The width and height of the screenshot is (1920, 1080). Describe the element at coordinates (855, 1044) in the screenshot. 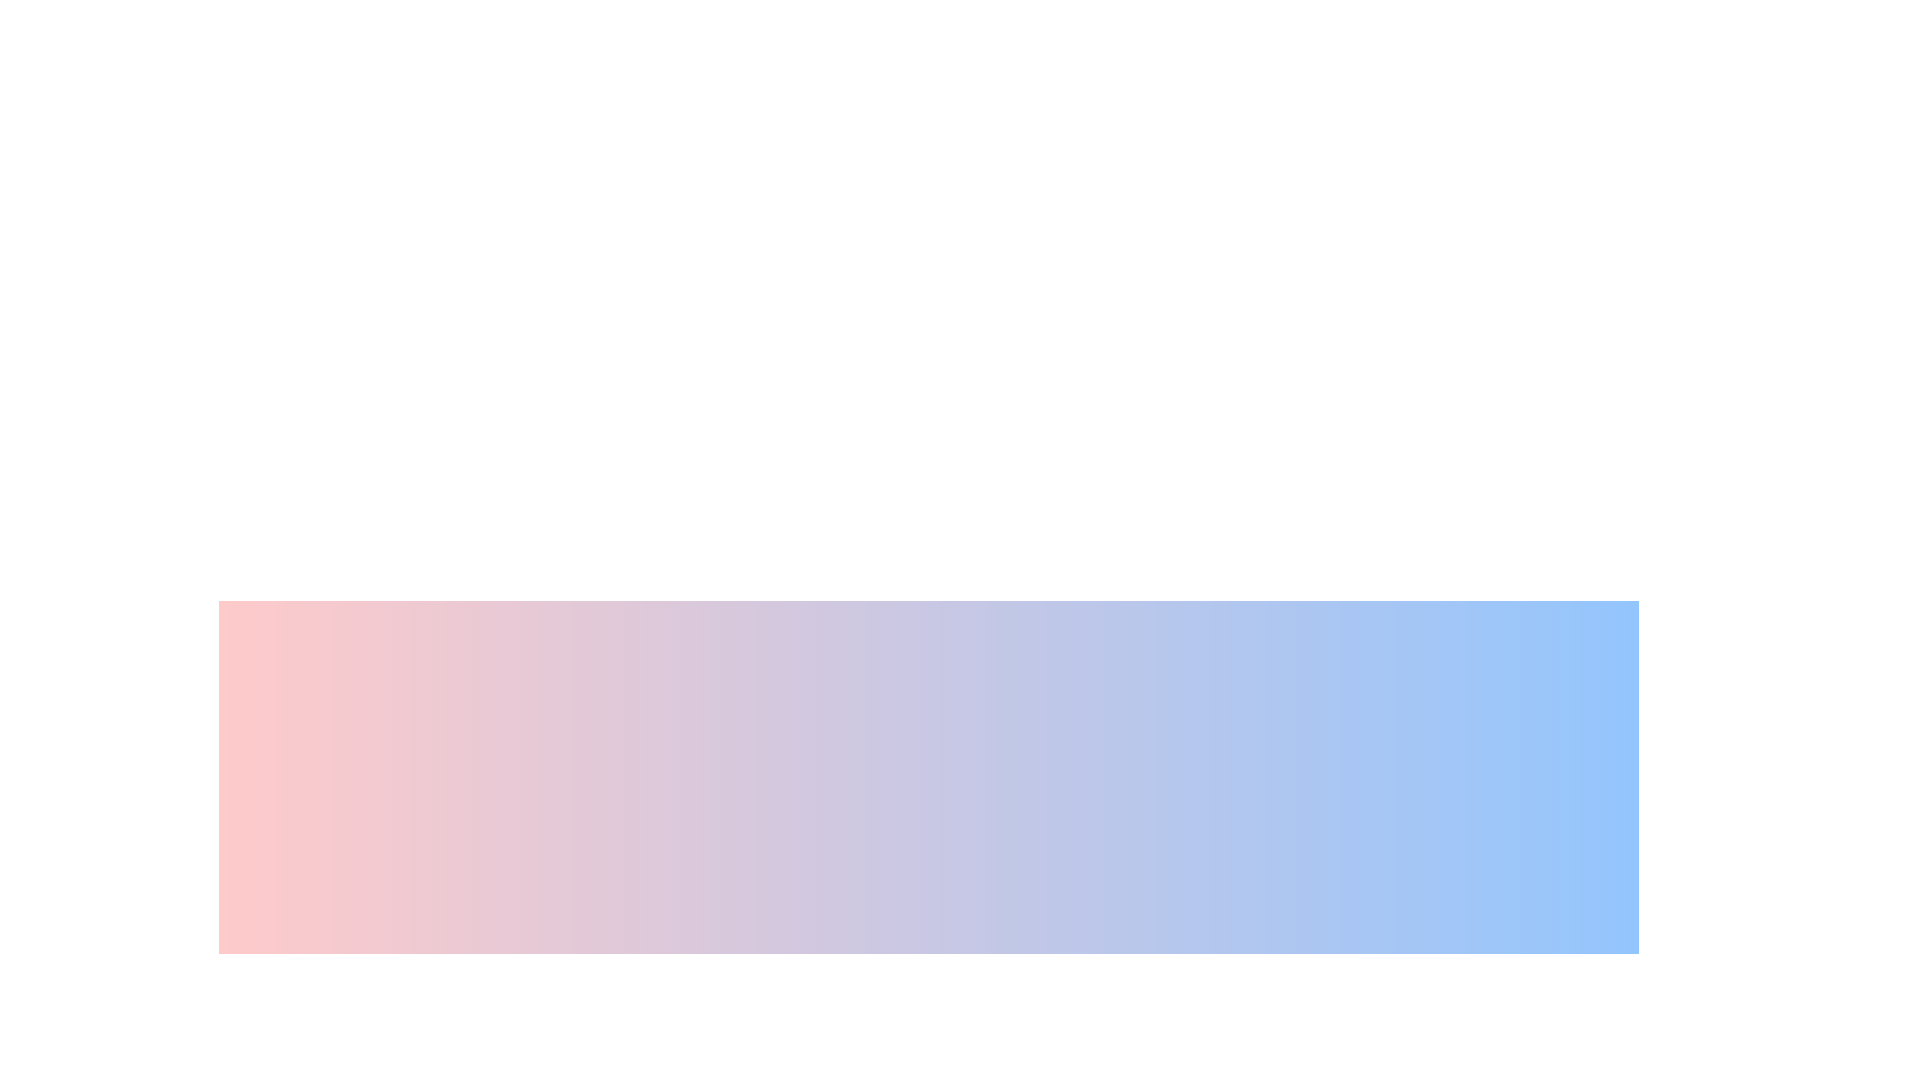

I see `the circular SVG element located at the center of the globe icon` at that location.